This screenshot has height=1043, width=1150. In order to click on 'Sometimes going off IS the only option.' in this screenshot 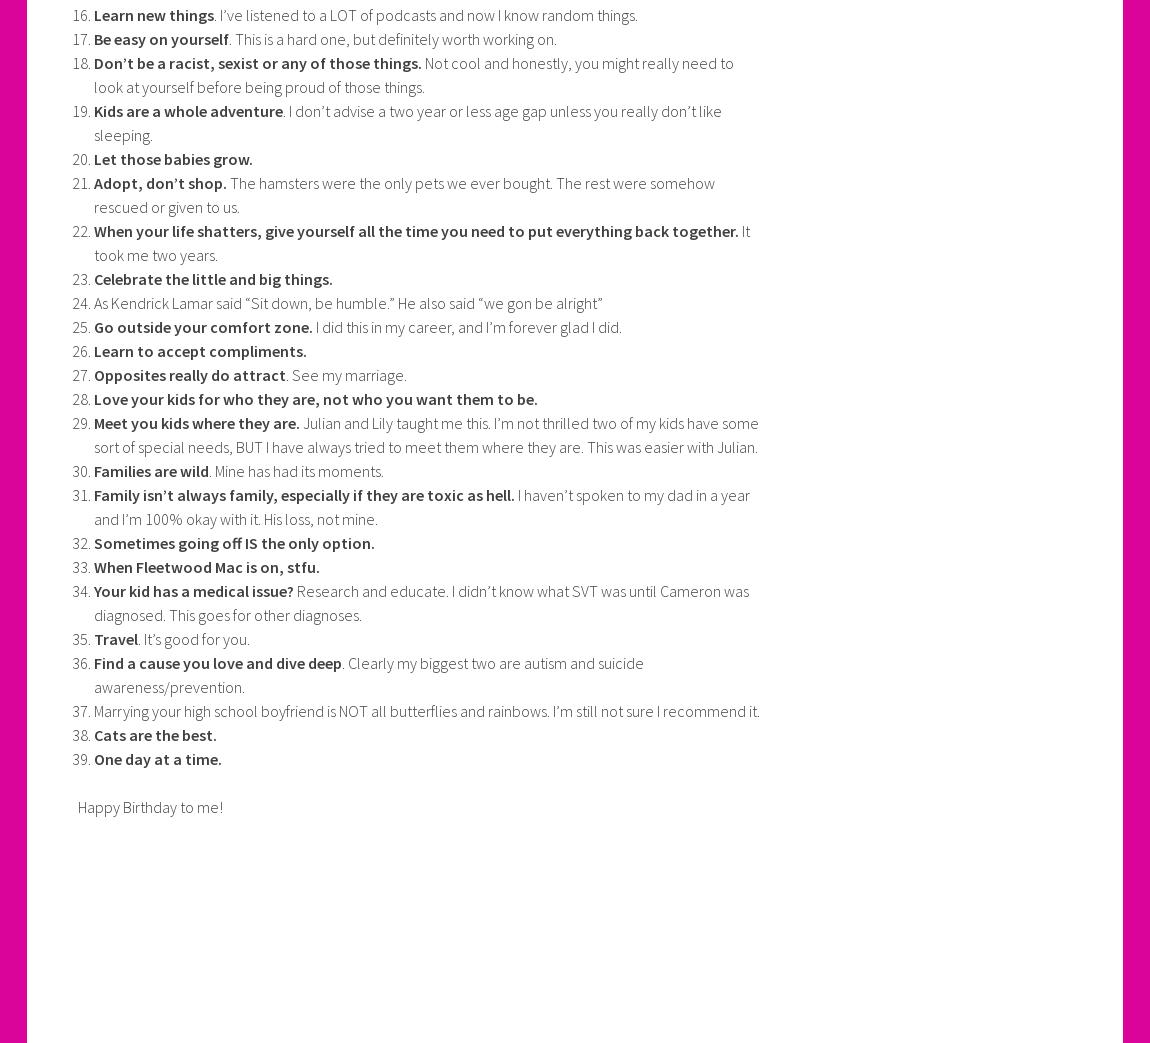, I will do `click(232, 542)`.